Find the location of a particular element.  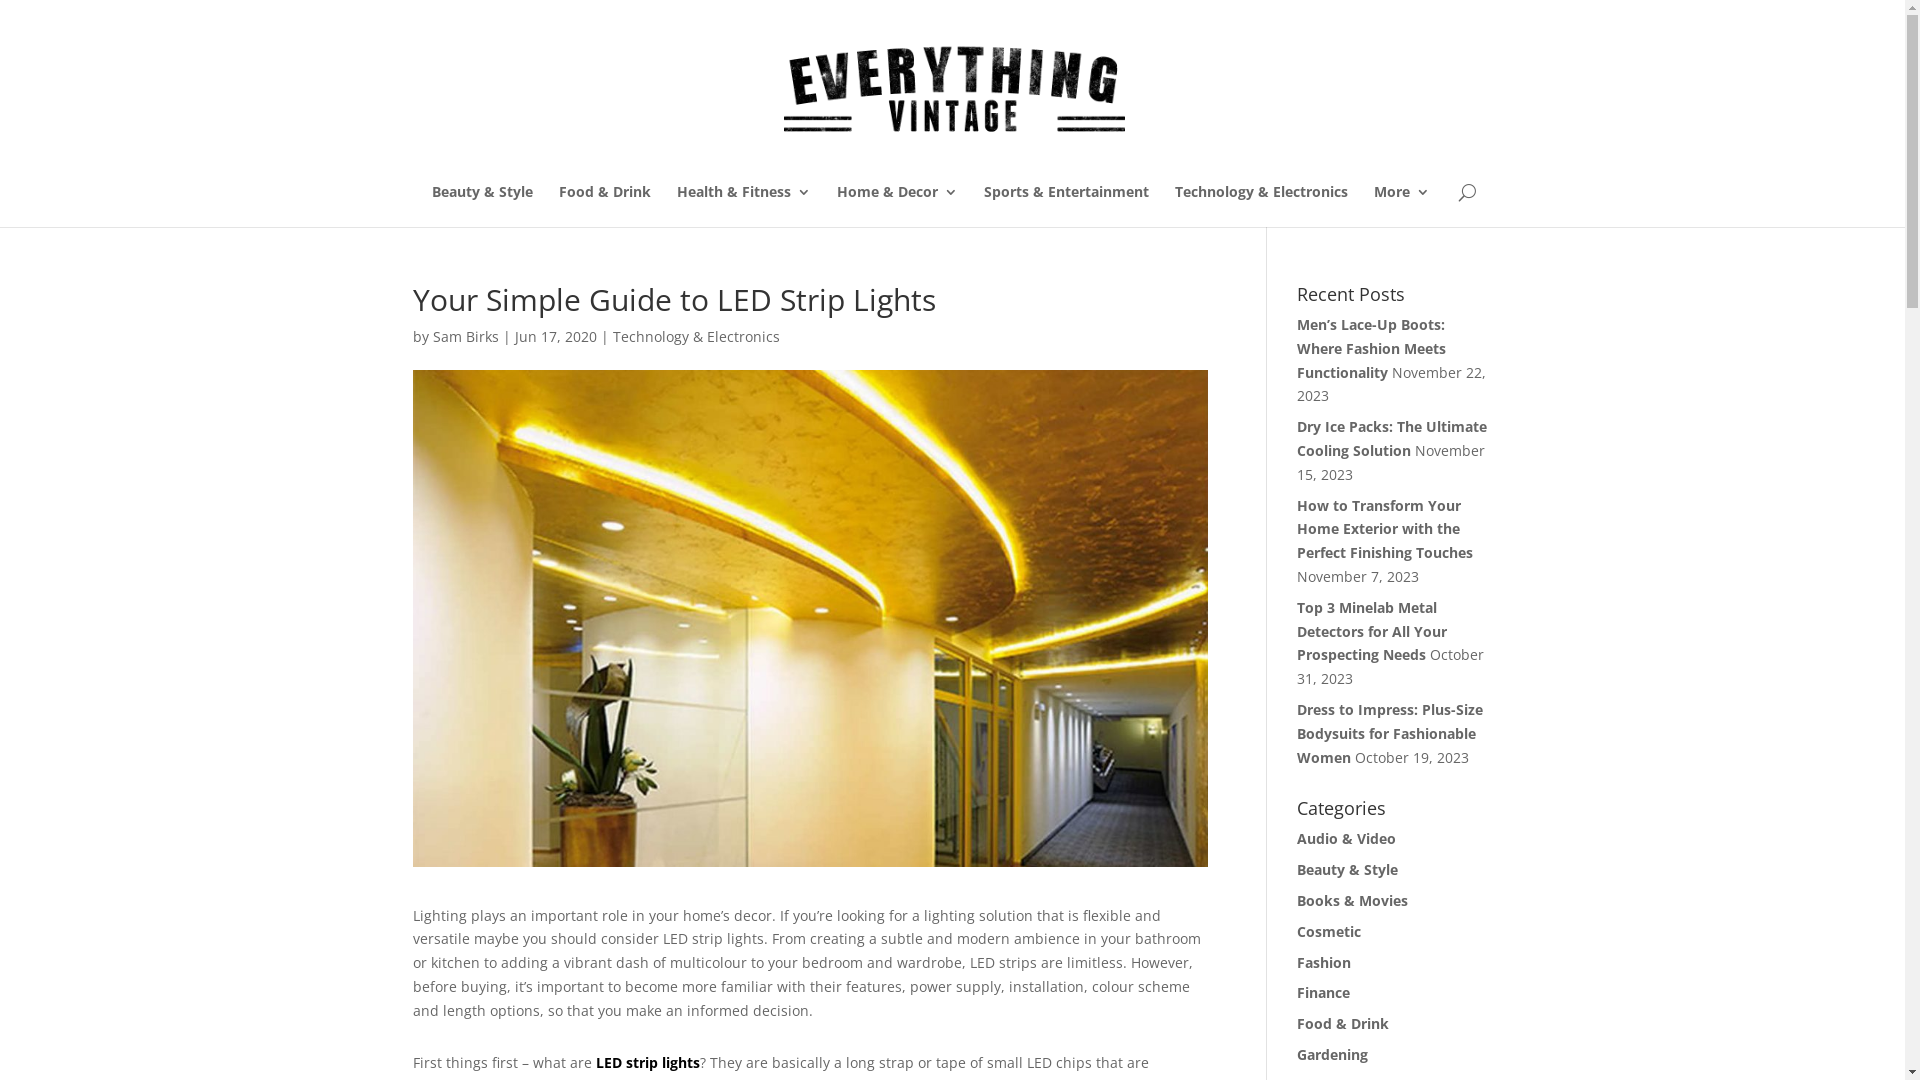

'Health & Fitness' is located at coordinates (676, 205).